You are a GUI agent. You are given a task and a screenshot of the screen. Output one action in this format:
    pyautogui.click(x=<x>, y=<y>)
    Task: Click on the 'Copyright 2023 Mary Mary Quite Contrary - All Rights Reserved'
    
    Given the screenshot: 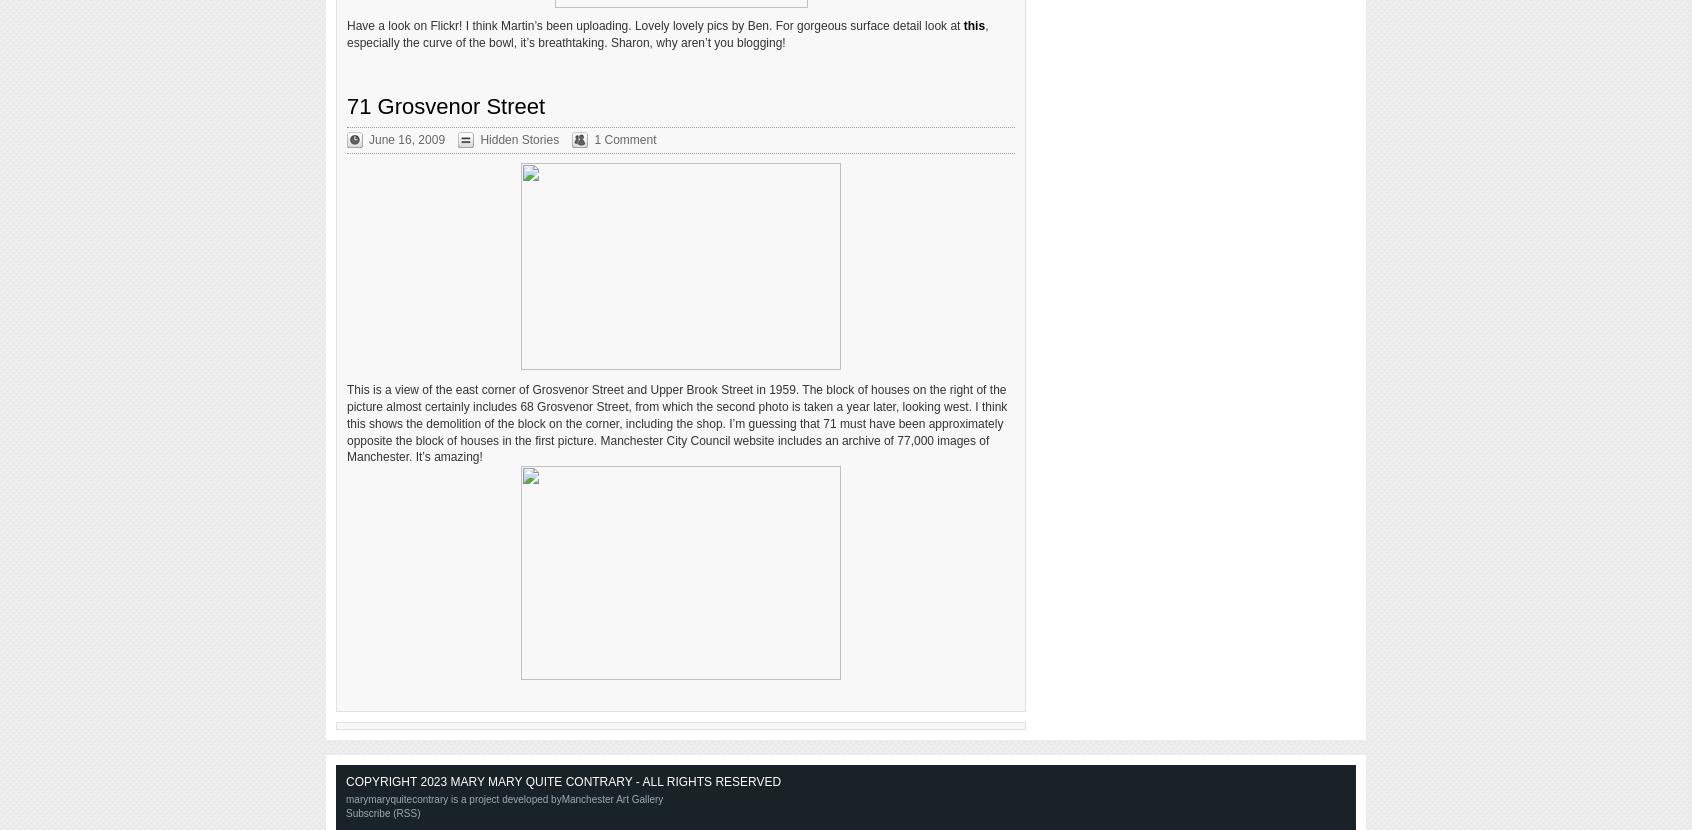 What is the action you would take?
    pyautogui.click(x=563, y=782)
    